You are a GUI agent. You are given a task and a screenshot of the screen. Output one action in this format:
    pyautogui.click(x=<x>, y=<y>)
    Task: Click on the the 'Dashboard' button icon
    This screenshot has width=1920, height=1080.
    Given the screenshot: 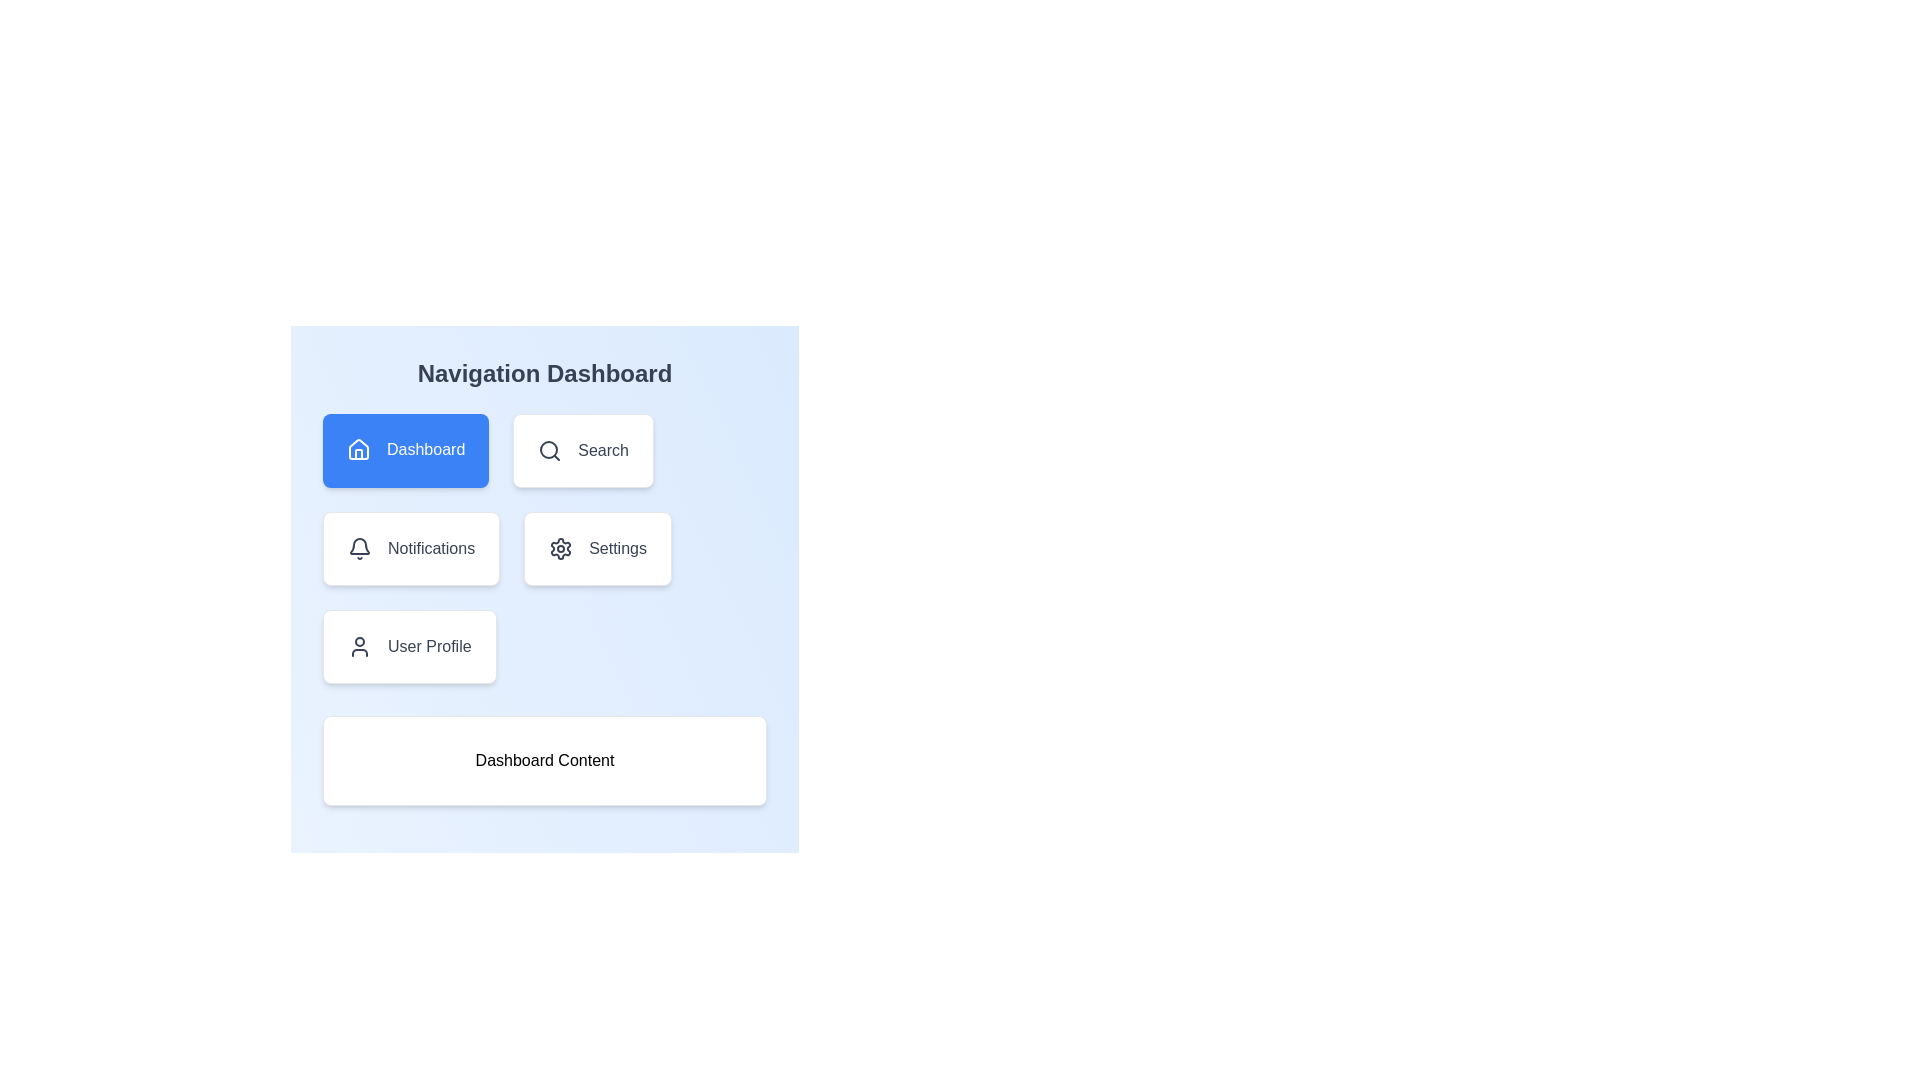 What is the action you would take?
    pyautogui.click(x=359, y=447)
    